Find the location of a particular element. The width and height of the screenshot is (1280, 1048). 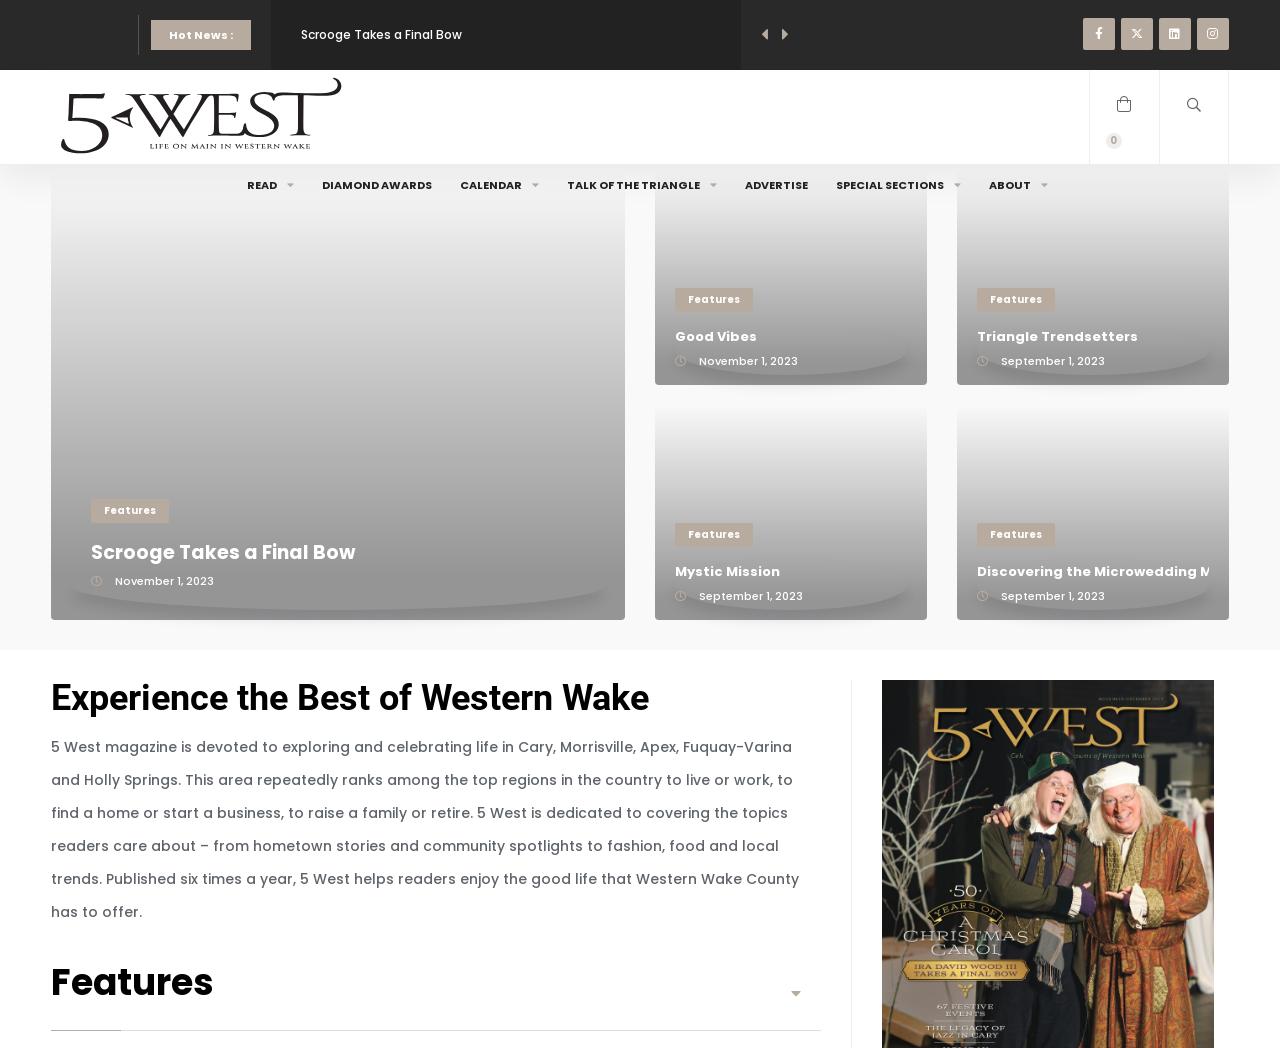

'0 items' is located at coordinates (1121, 148).